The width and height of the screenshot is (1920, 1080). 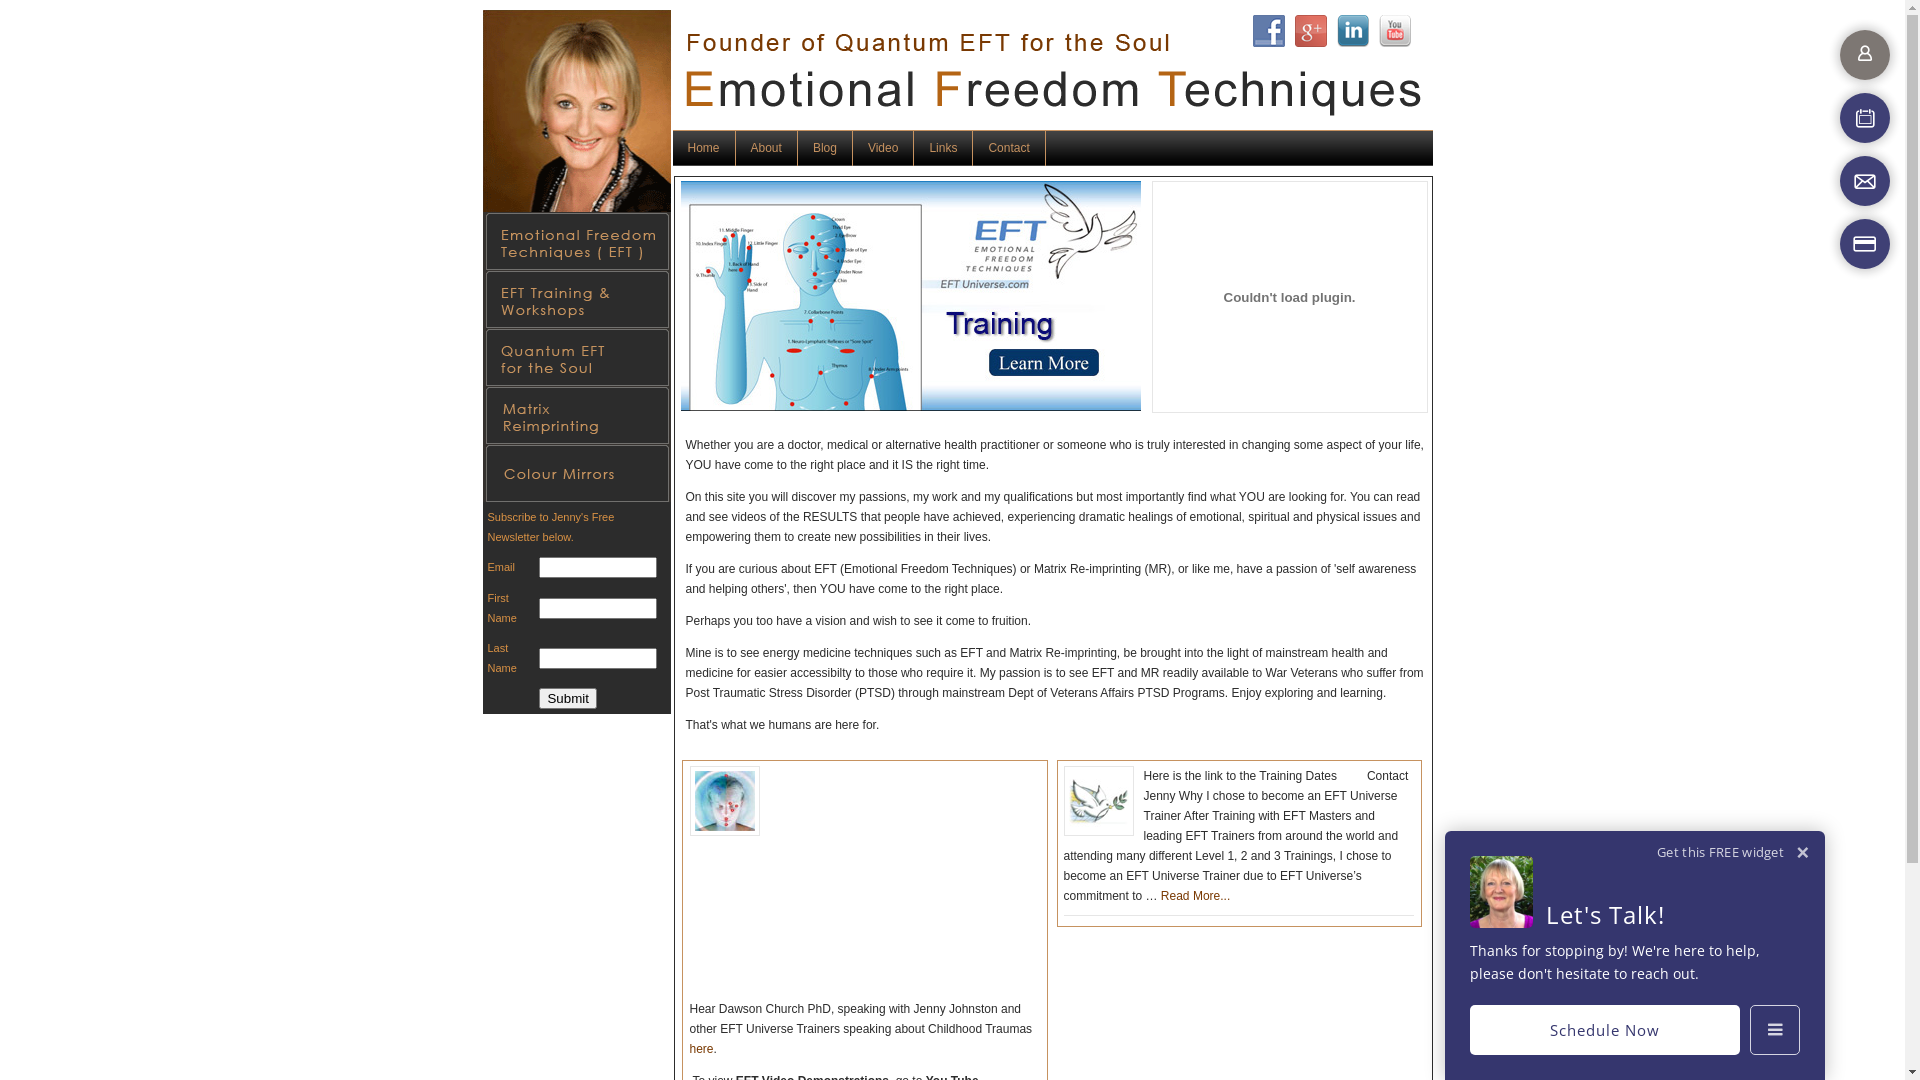 I want to click on 'Get this FREE widget', so click(x=1719, y=852).